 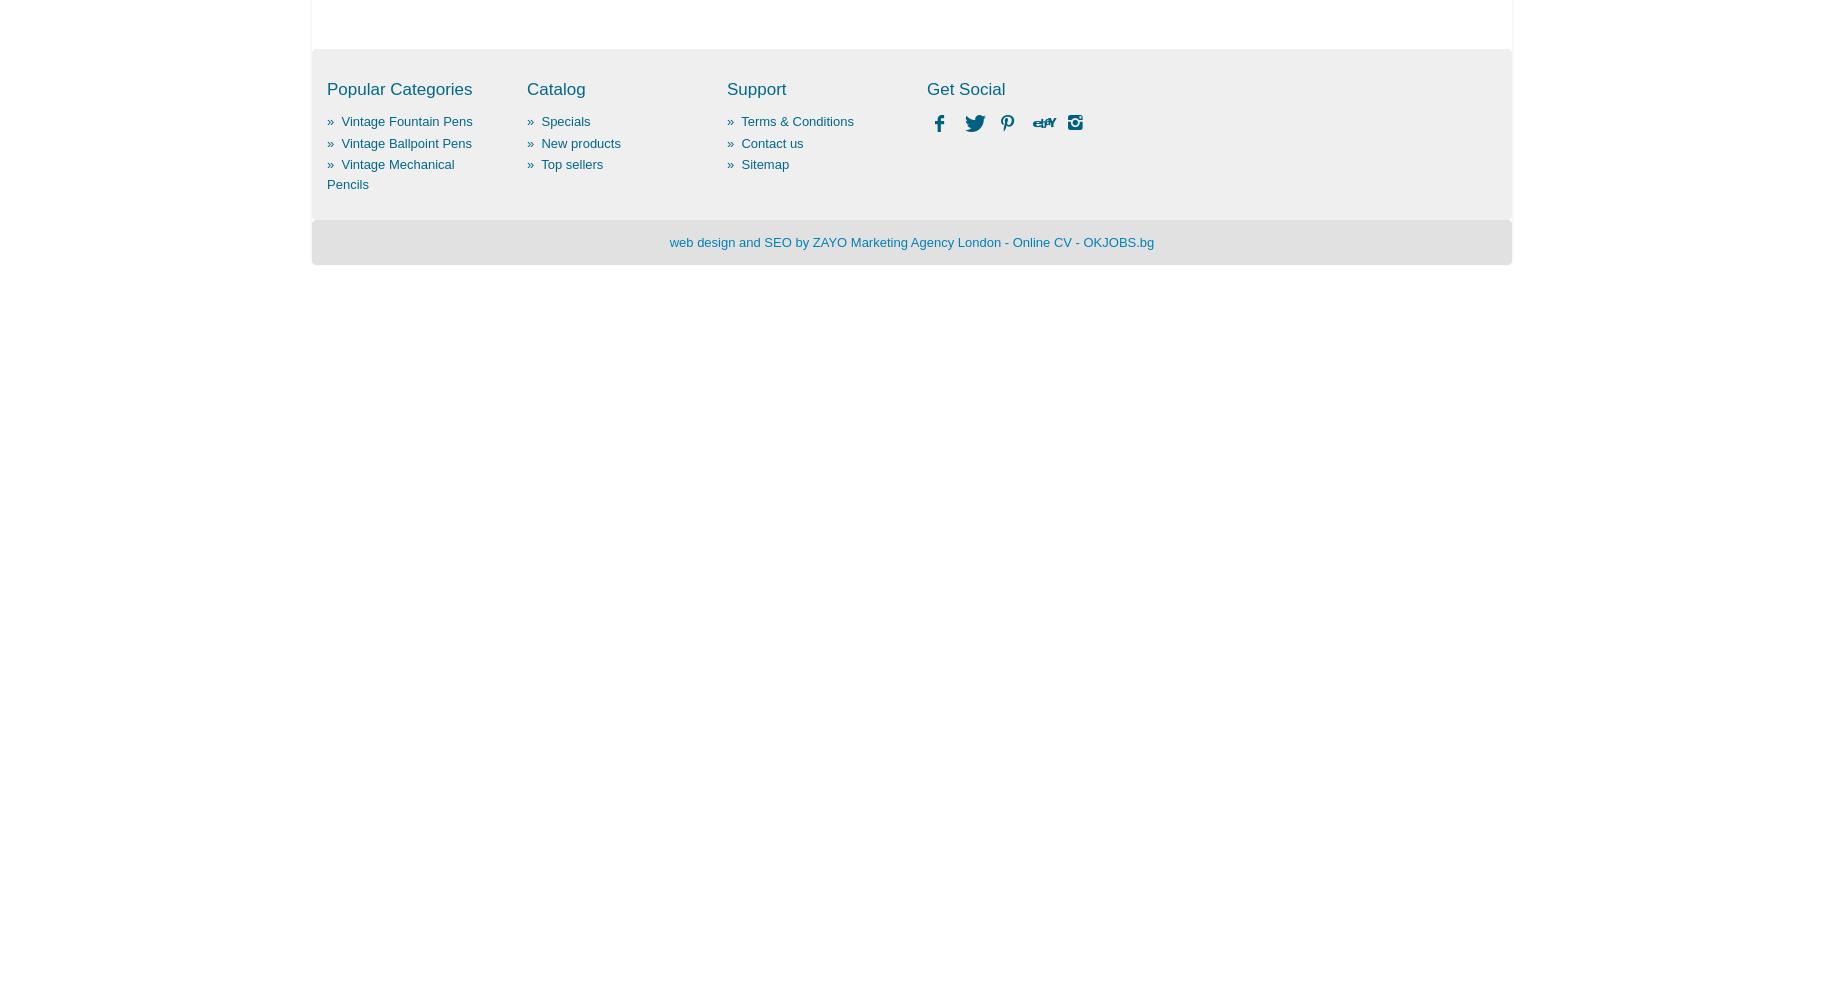 I want to click on 'Support', so click(x=756, y=87).